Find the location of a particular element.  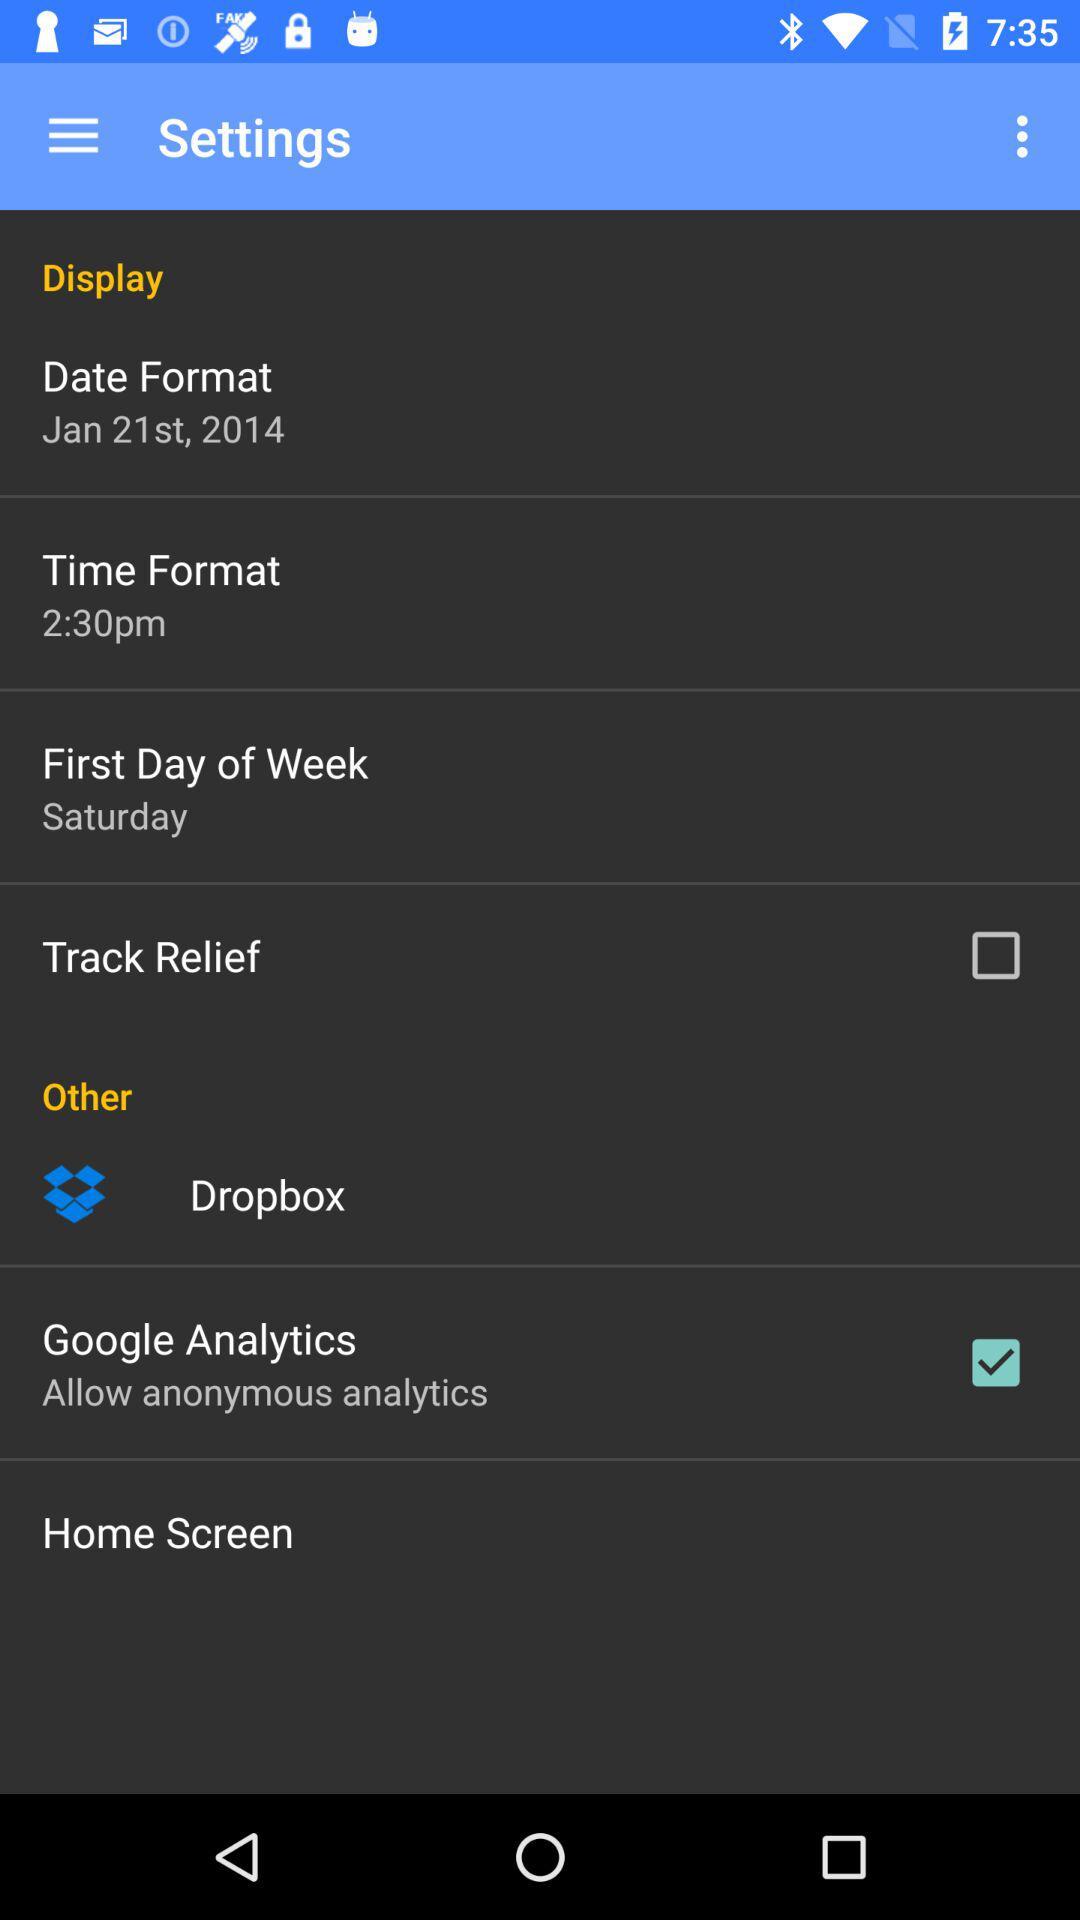

the google analytics is located at coordinates (199, 1338).